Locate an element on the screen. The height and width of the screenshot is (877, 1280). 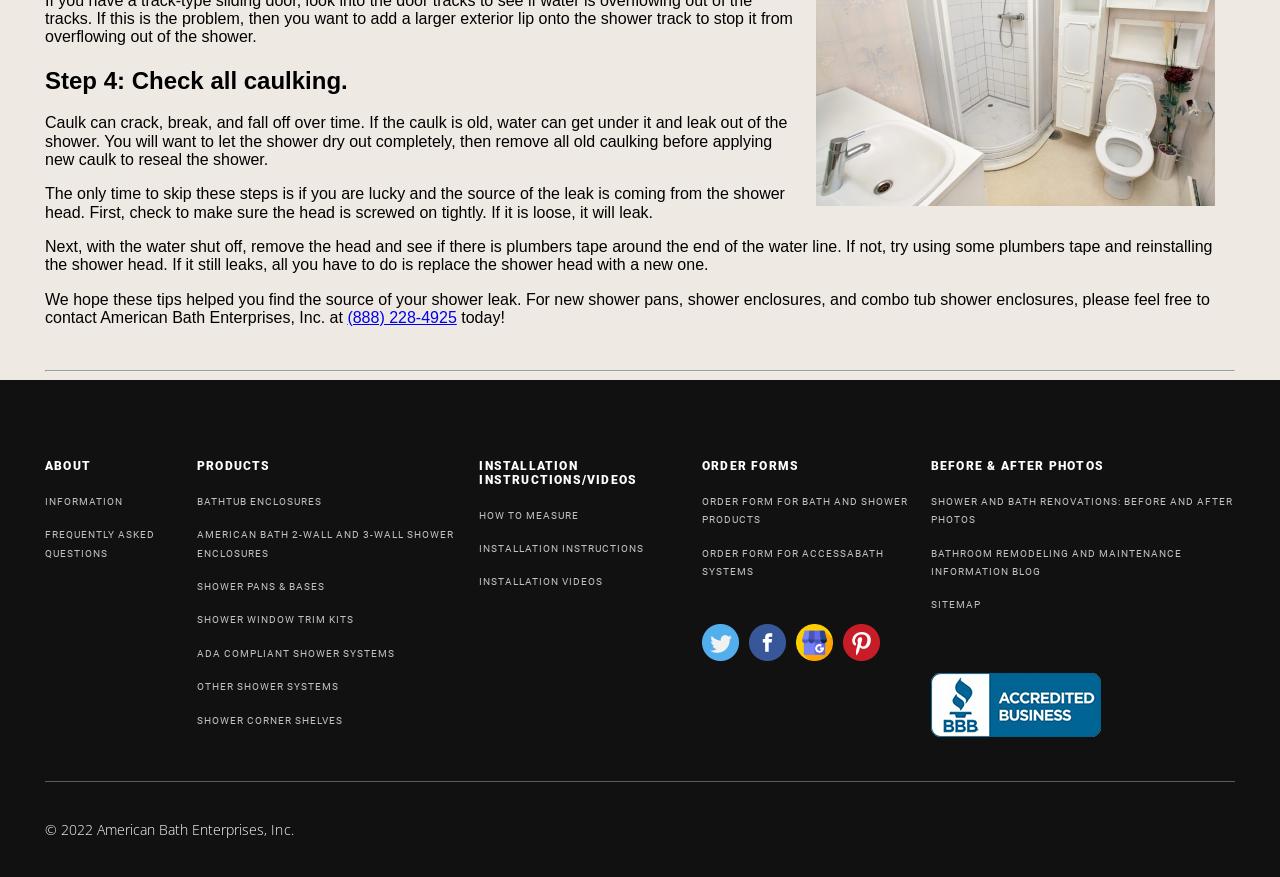
'BEFORE & AFTER PHOTOS' is located at coordinates (1016, 466).